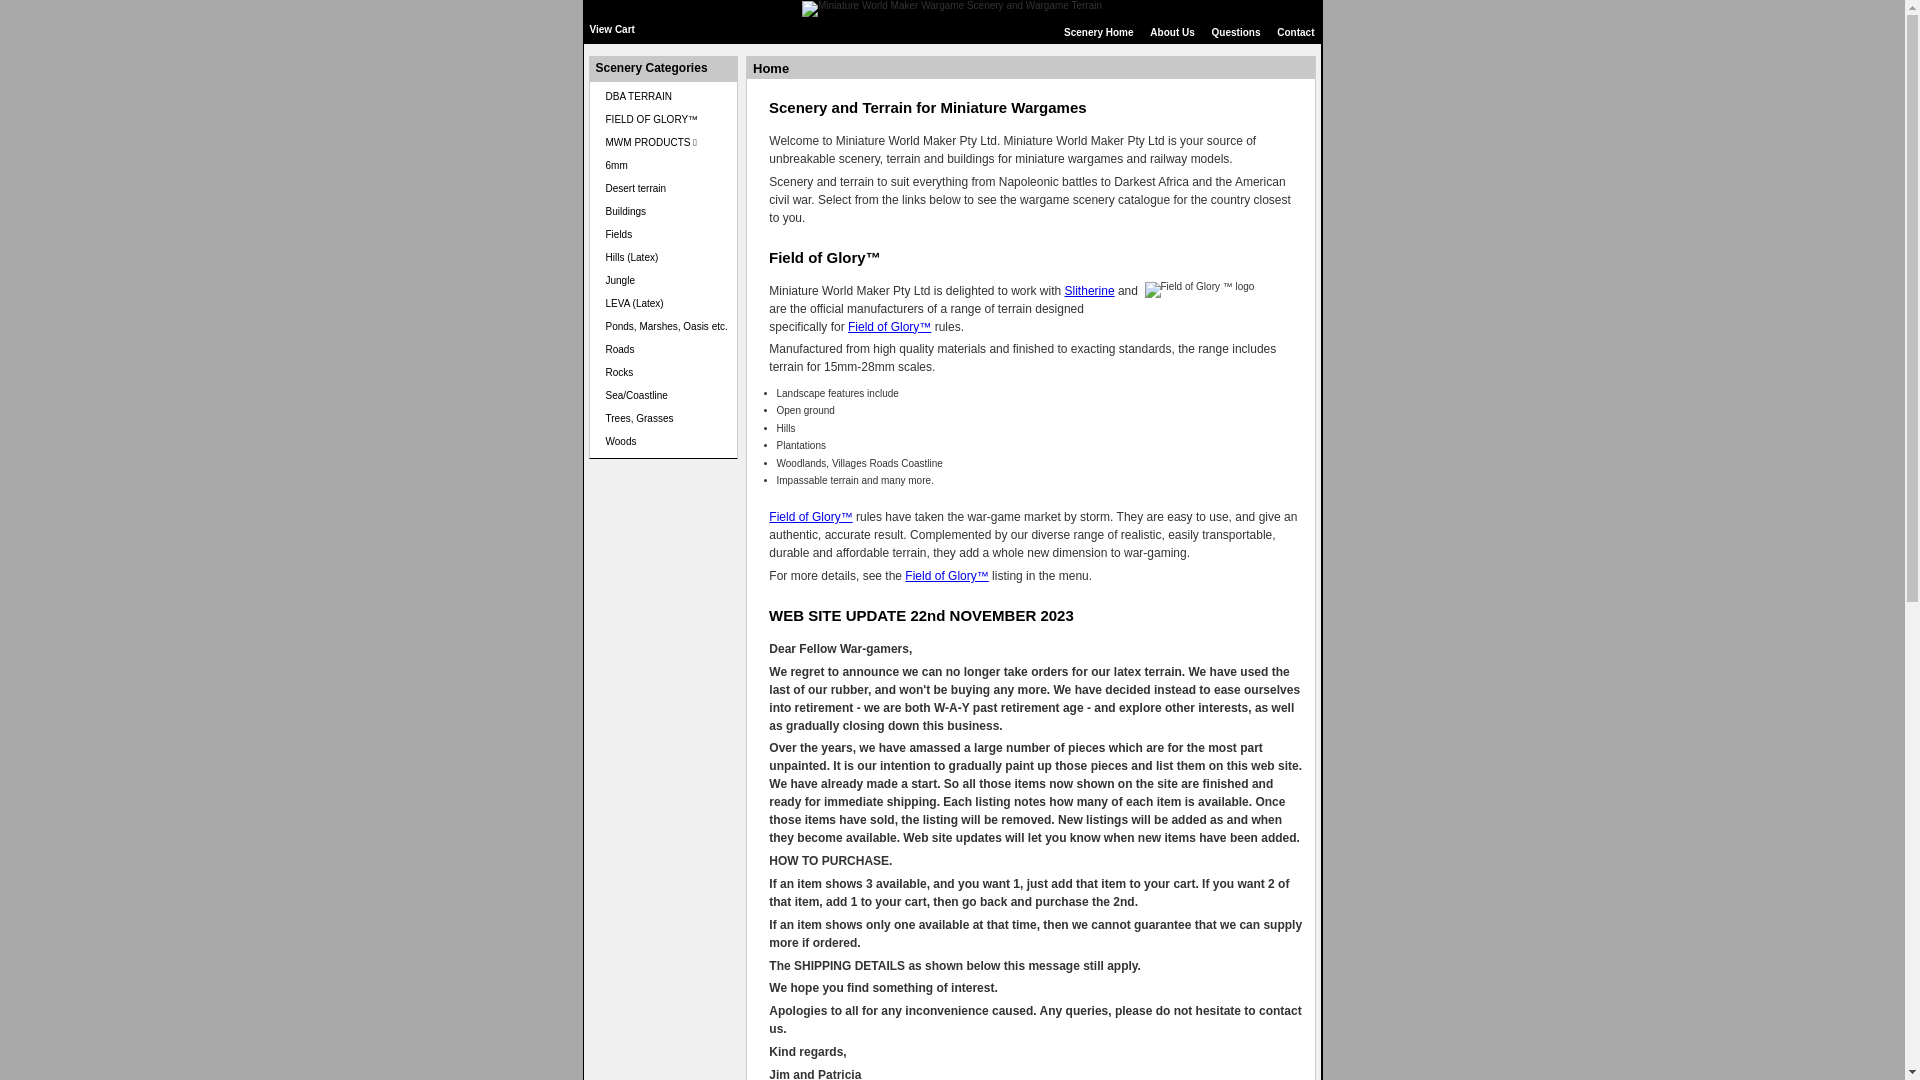  Describe the element at coordinates (611, 29) in the screenshot. I see `'View Cart'` at that location.